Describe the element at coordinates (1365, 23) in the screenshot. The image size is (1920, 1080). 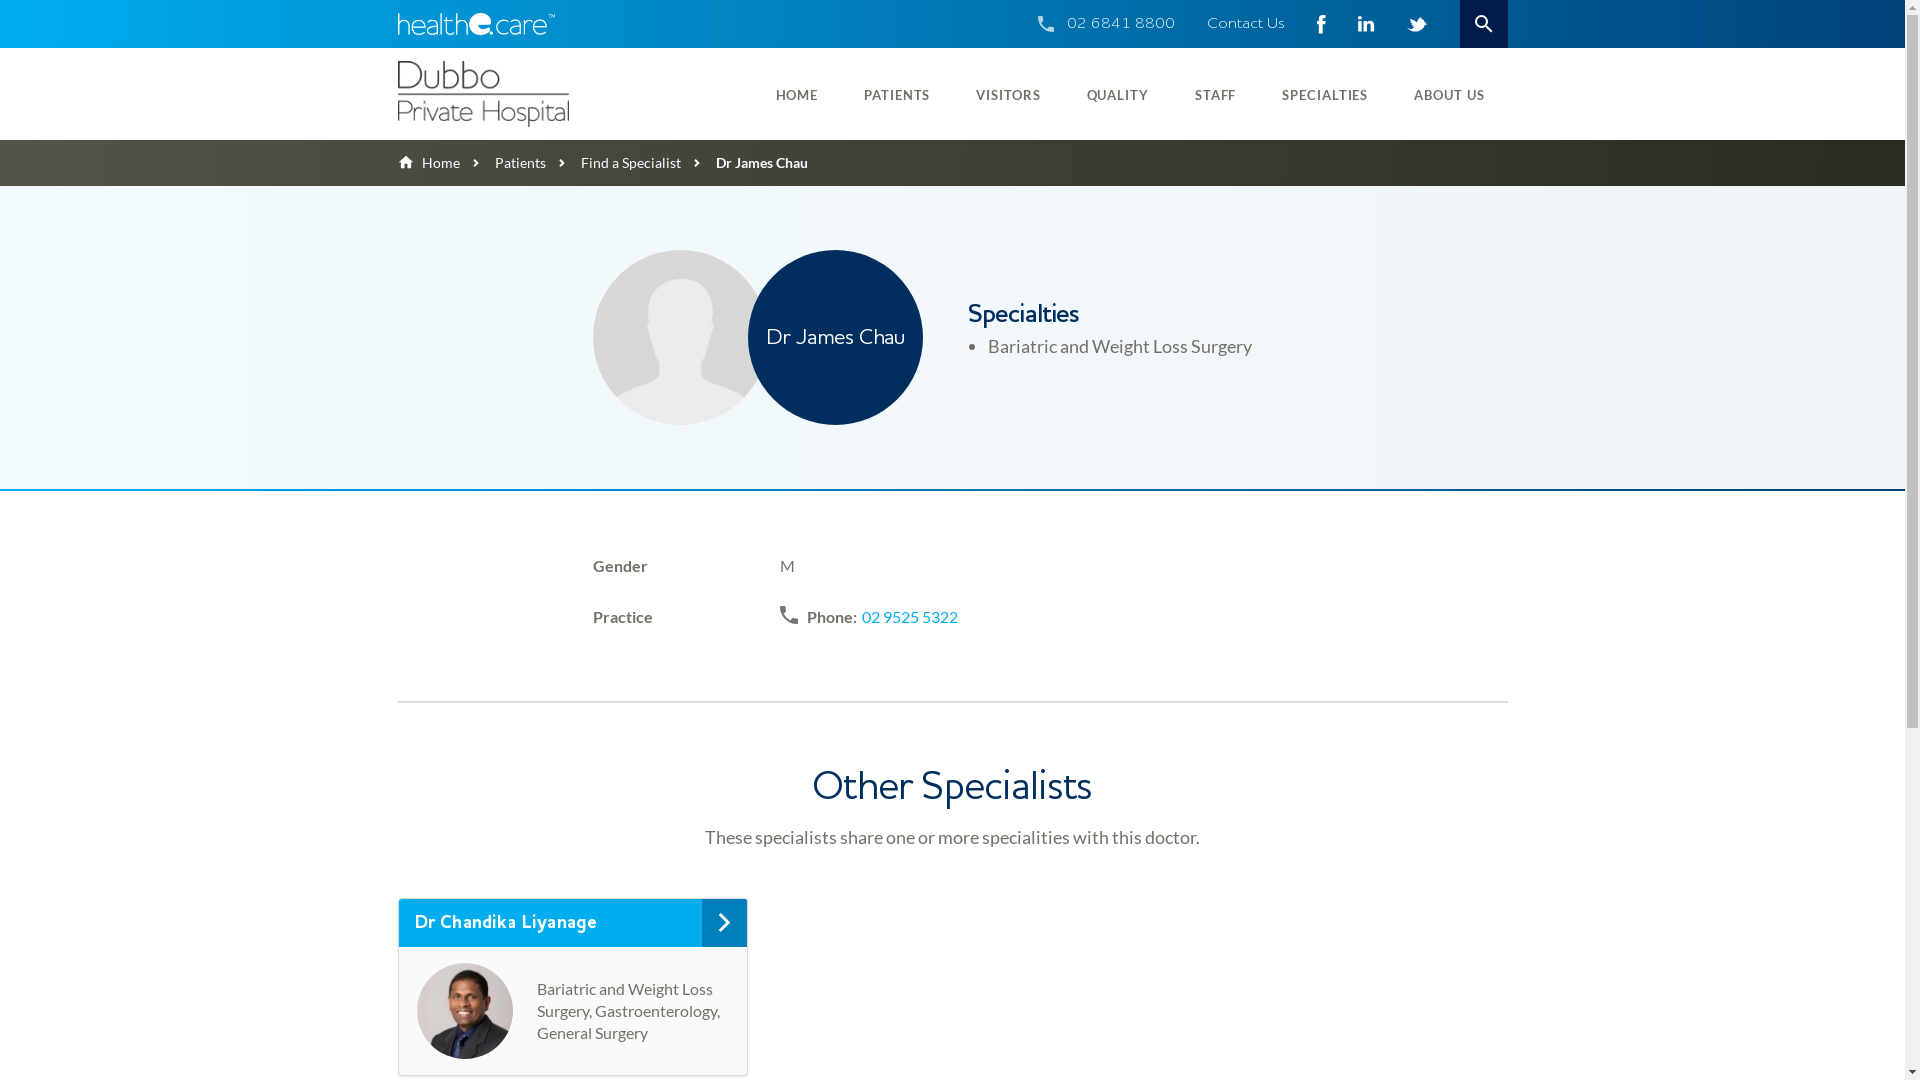
I see `'LinkedIn - 292626'` at that location.